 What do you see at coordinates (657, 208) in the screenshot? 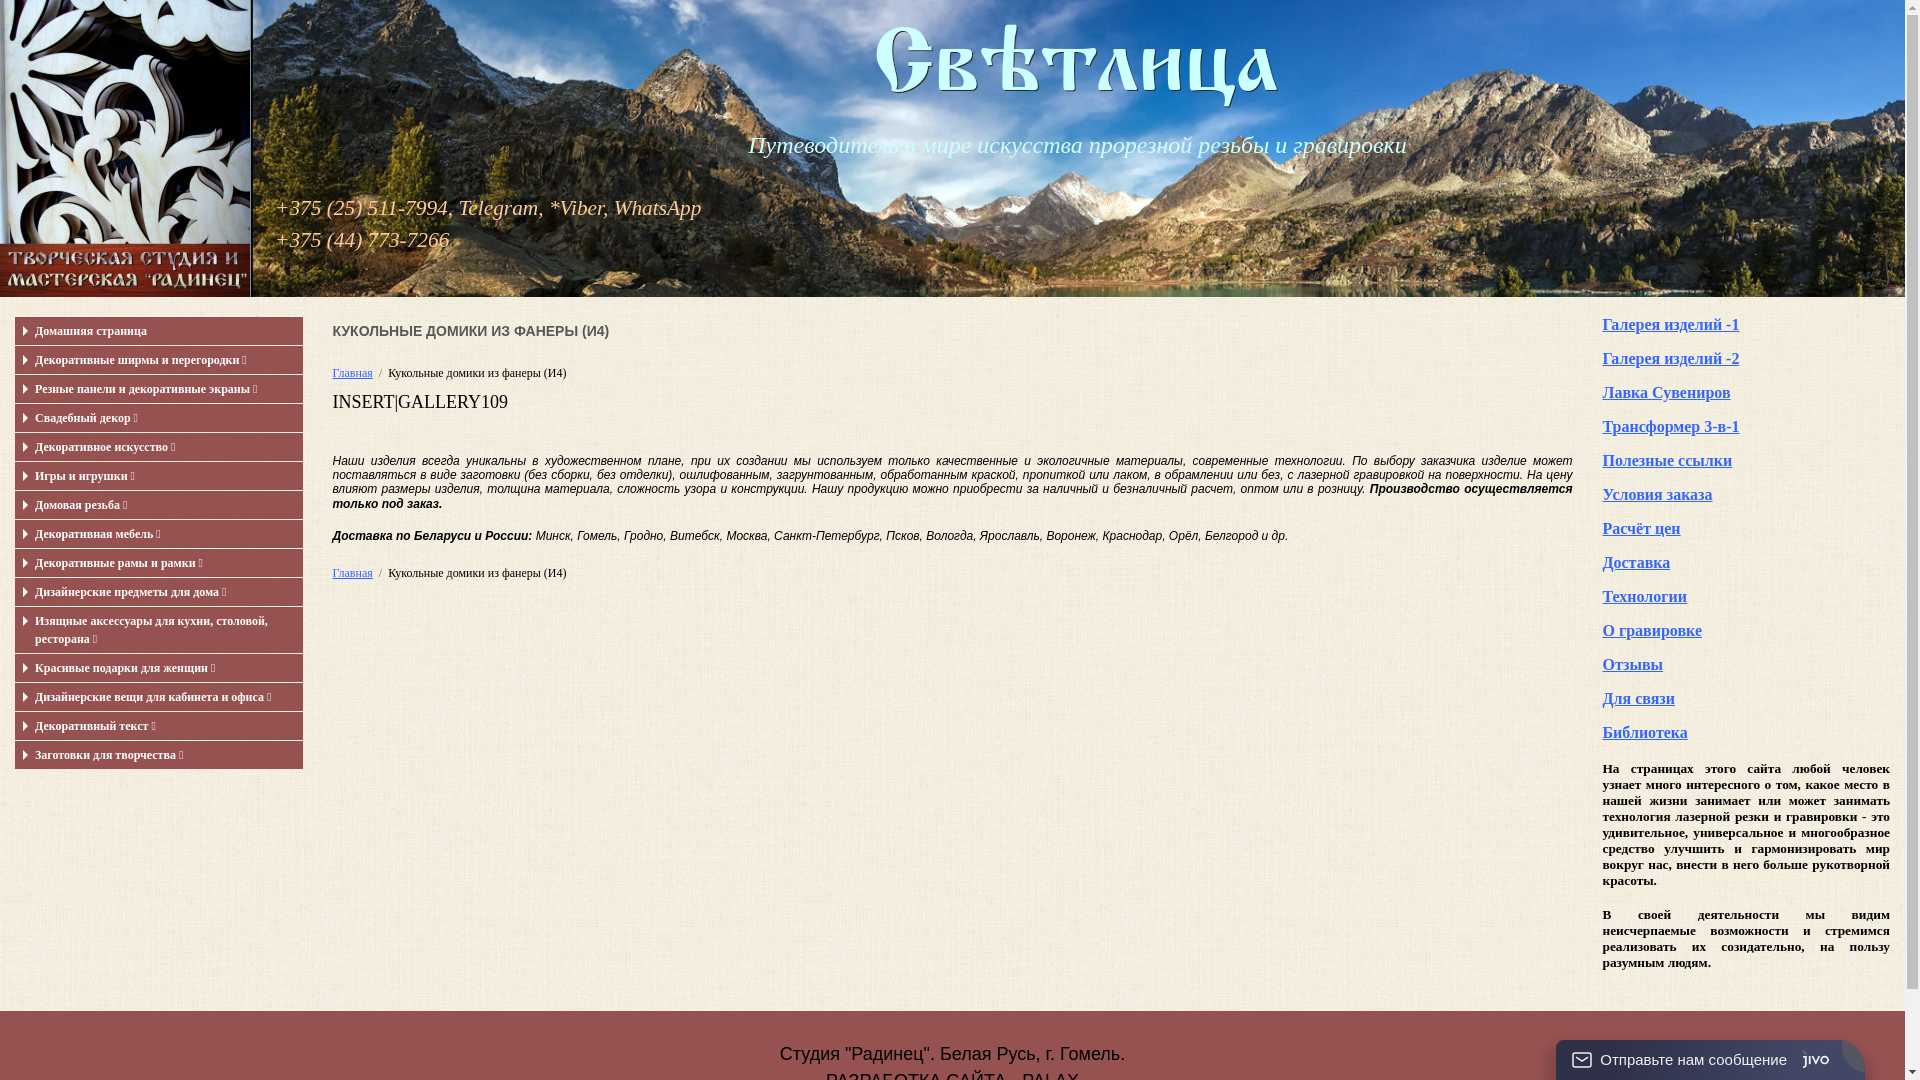
I see `'WhatsApp'` at bounding box center [657, 208].